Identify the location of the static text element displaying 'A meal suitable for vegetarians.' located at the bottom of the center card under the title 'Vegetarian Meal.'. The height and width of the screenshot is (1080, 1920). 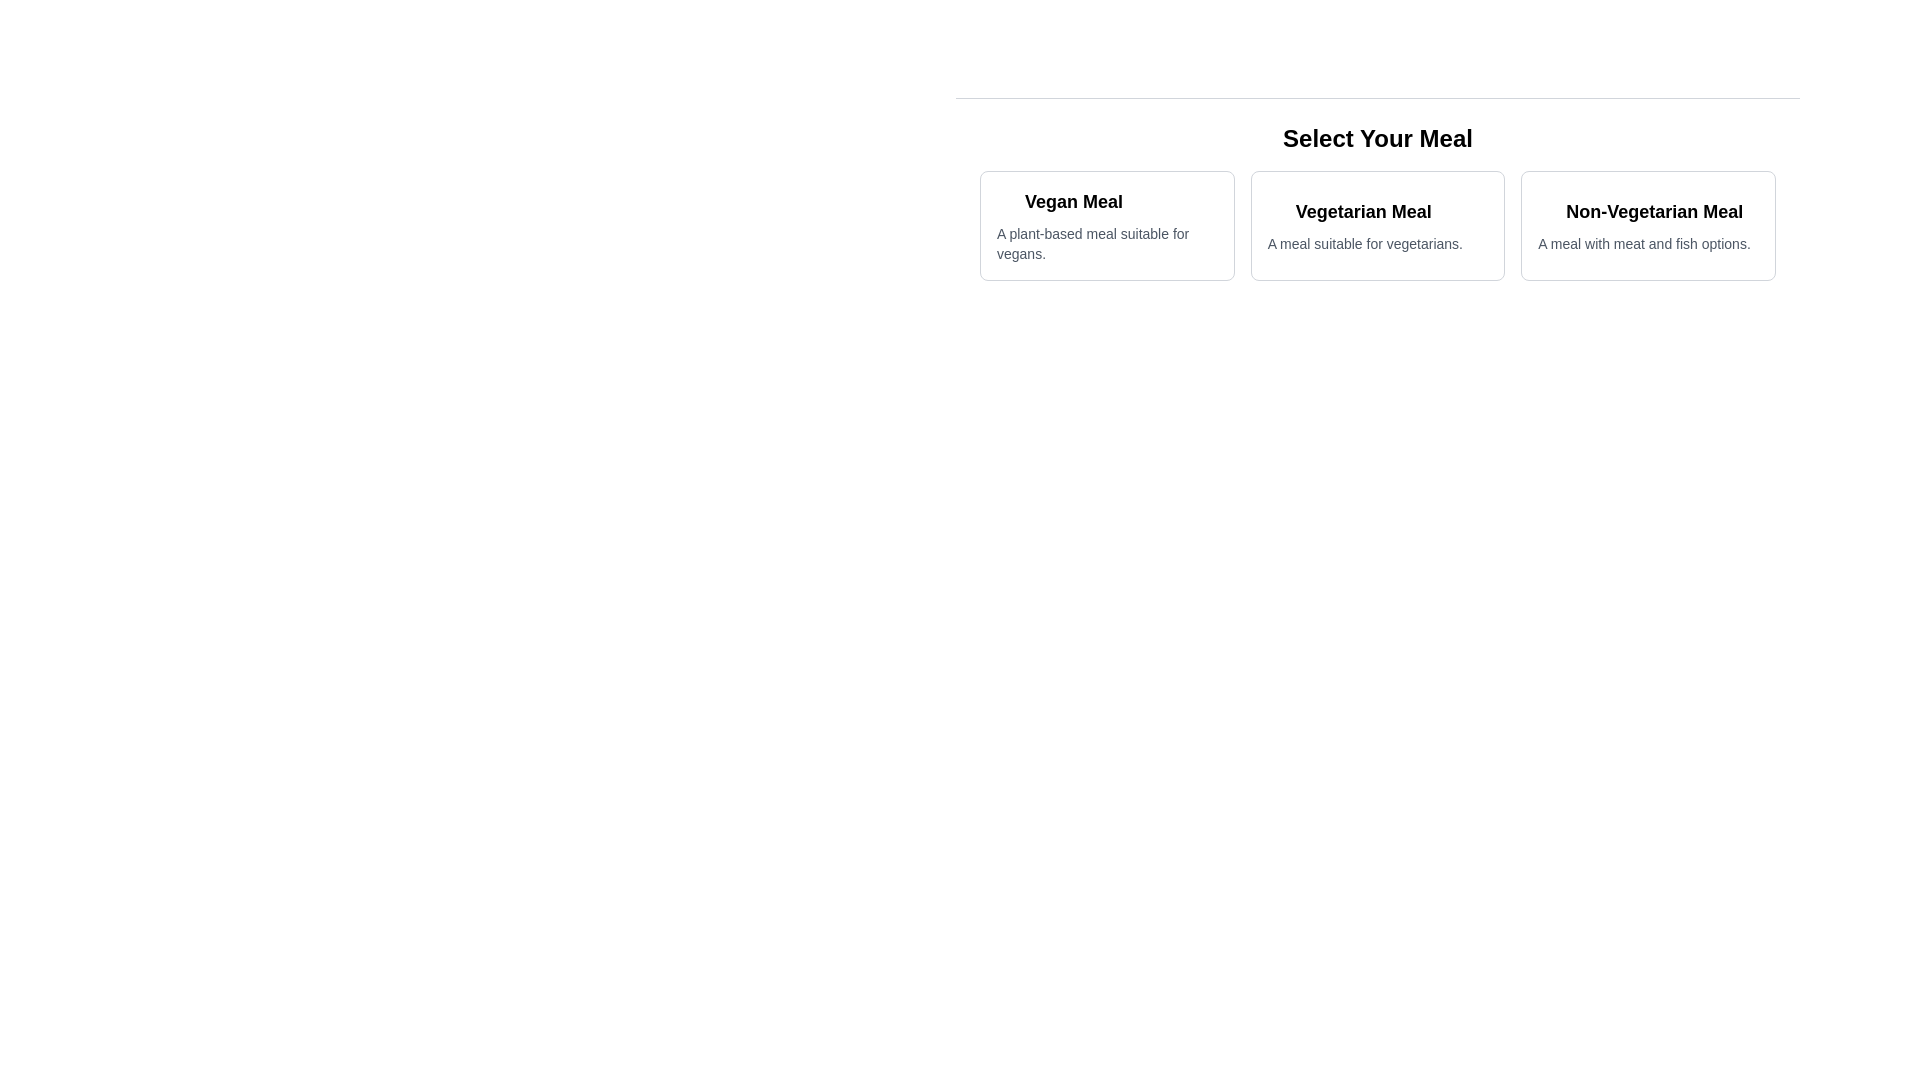
(1376, 242).